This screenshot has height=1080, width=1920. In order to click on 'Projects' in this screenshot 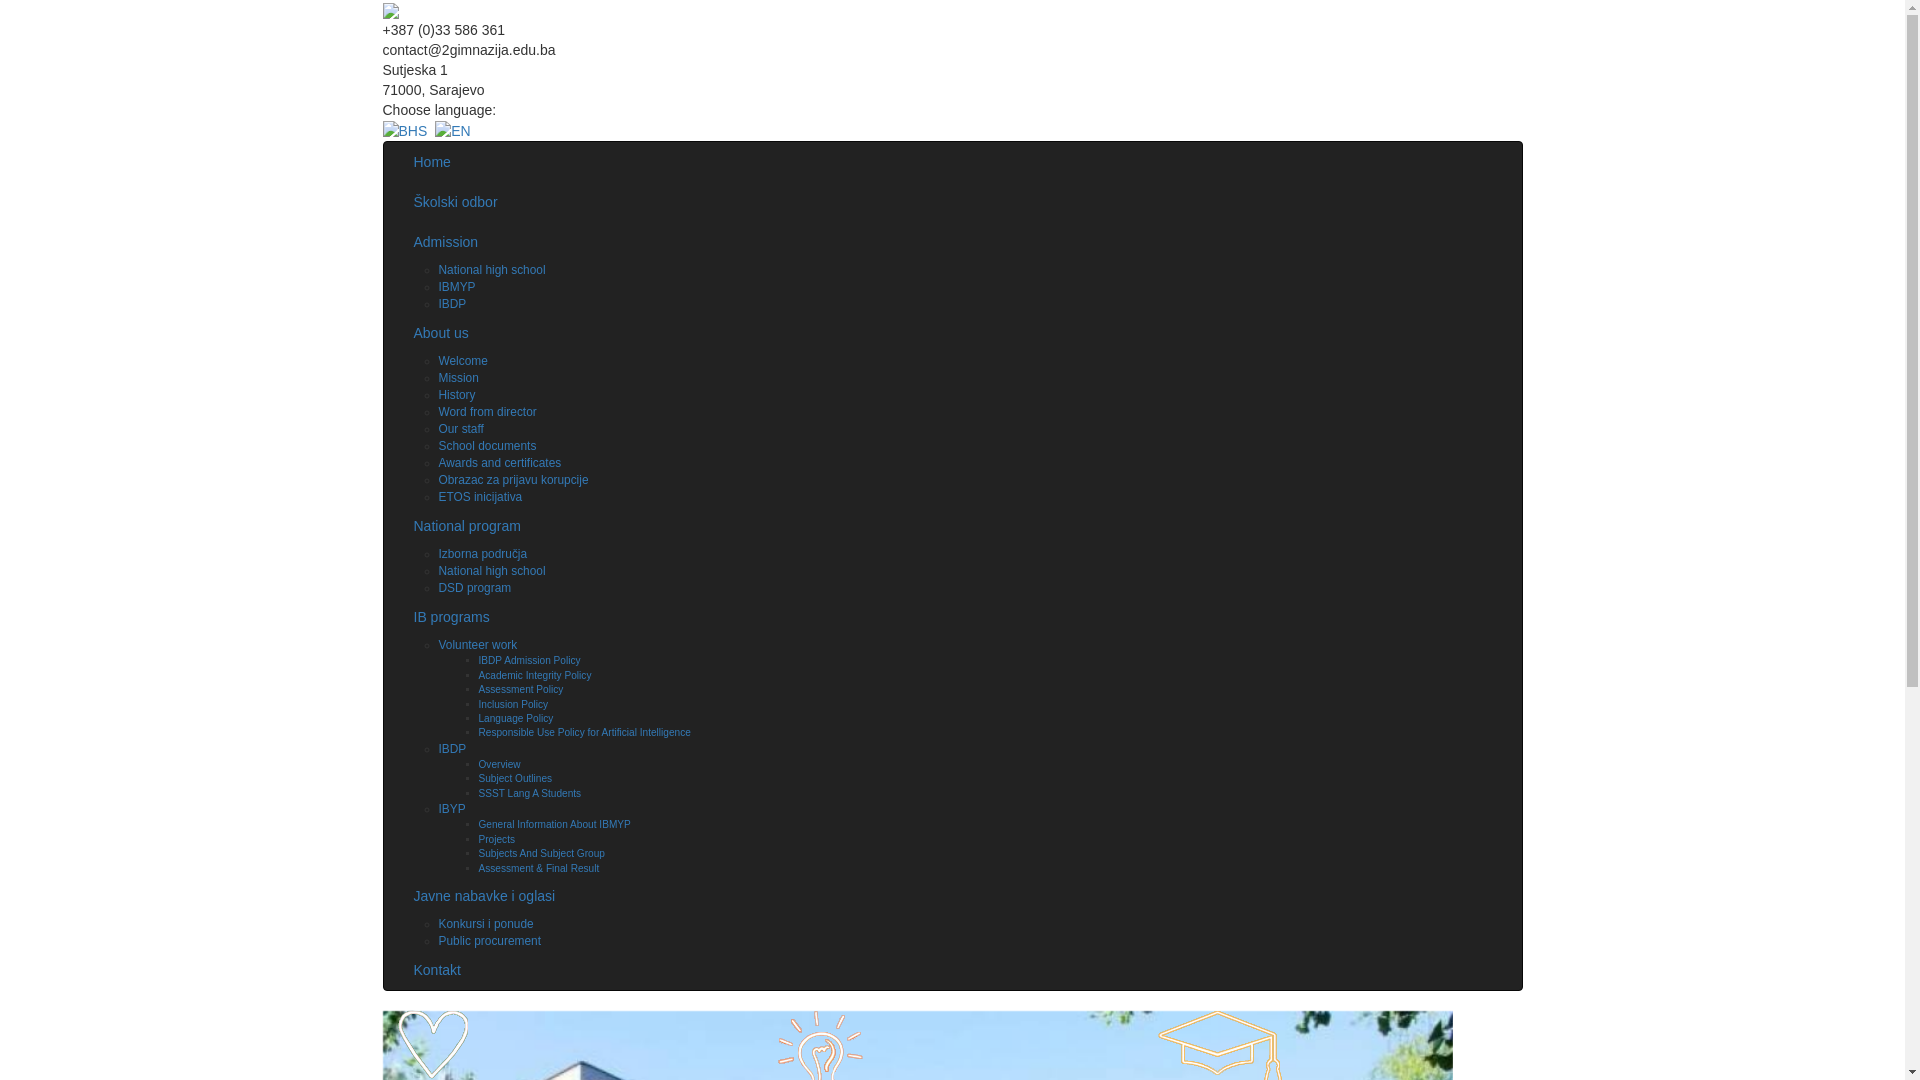, I will do `click(496, 839)`.